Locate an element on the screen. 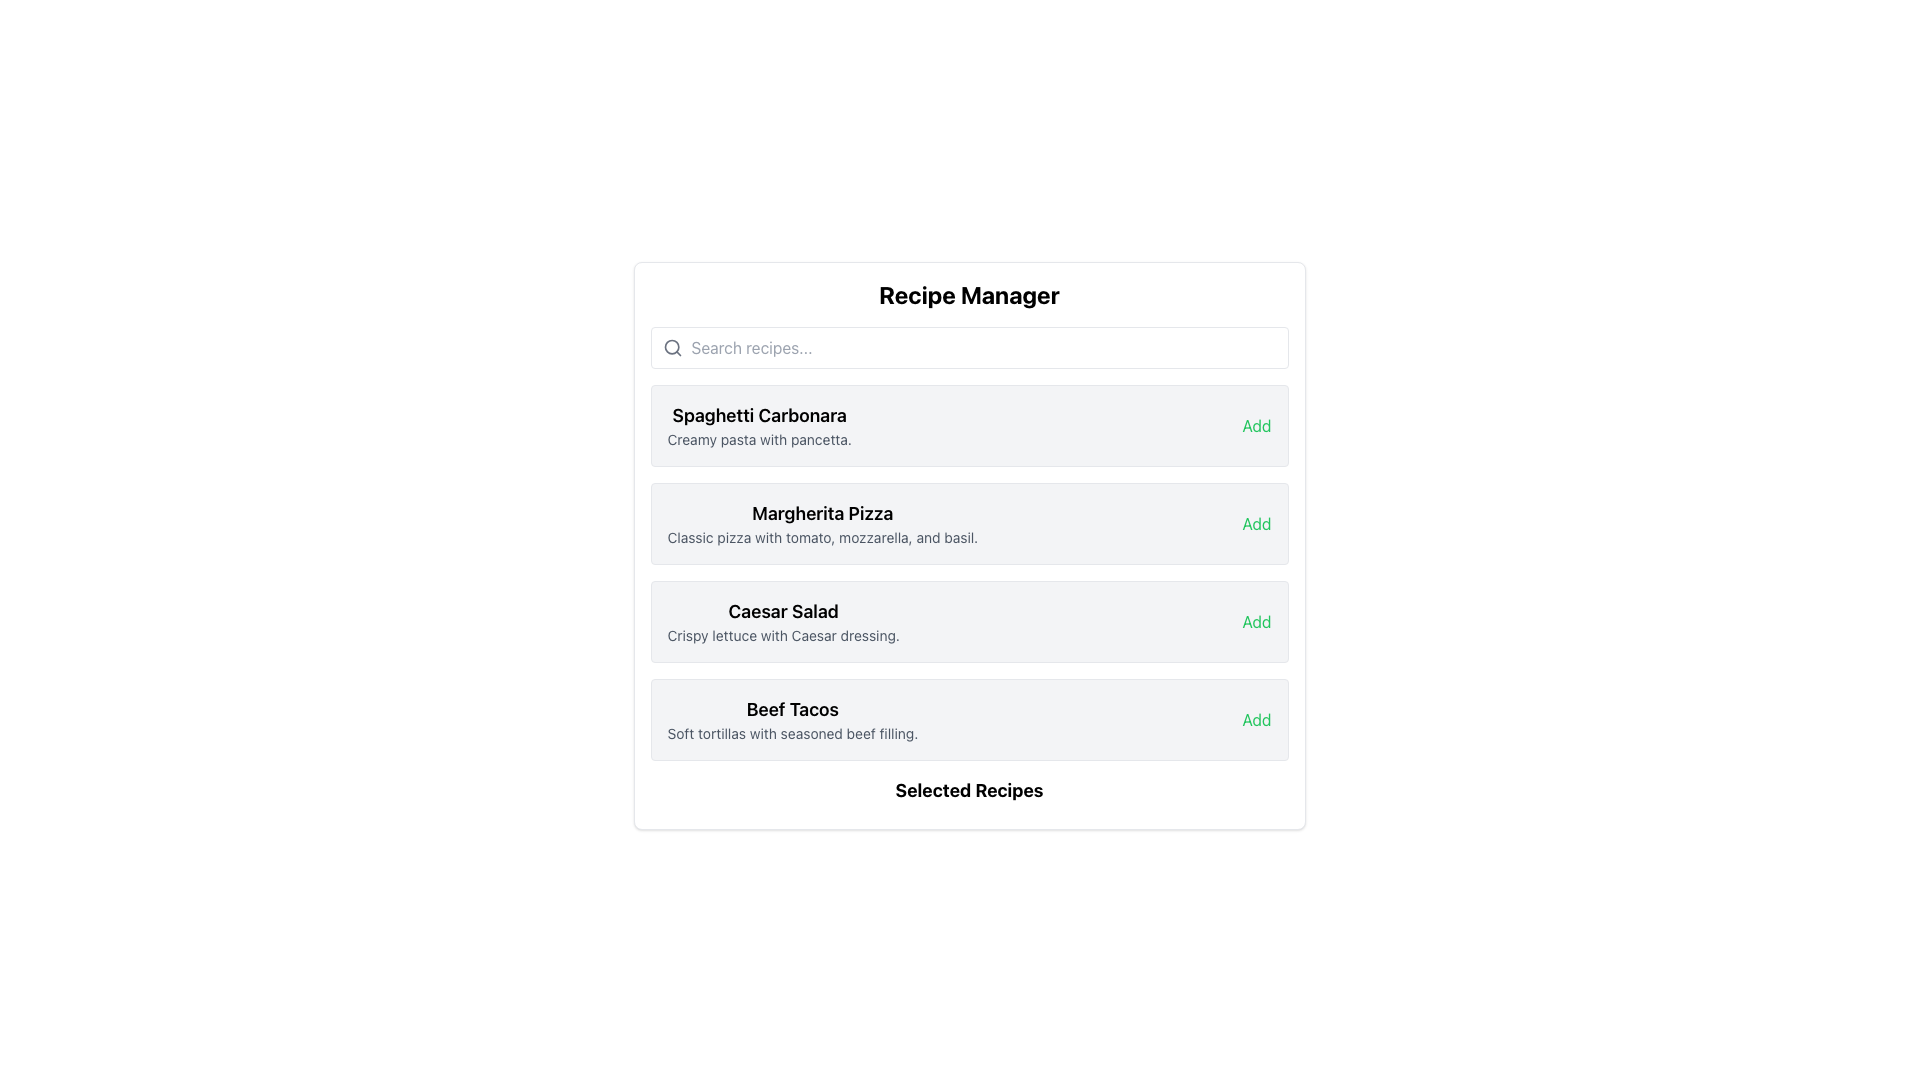 The width and height of the screenshot is (1920, 1080). the text label displaying 'Margherita Pizza', which is prominently located above 'Caesar Salad' and below 'Spaghetti Carbonara' is located at coordinates (822, 512).